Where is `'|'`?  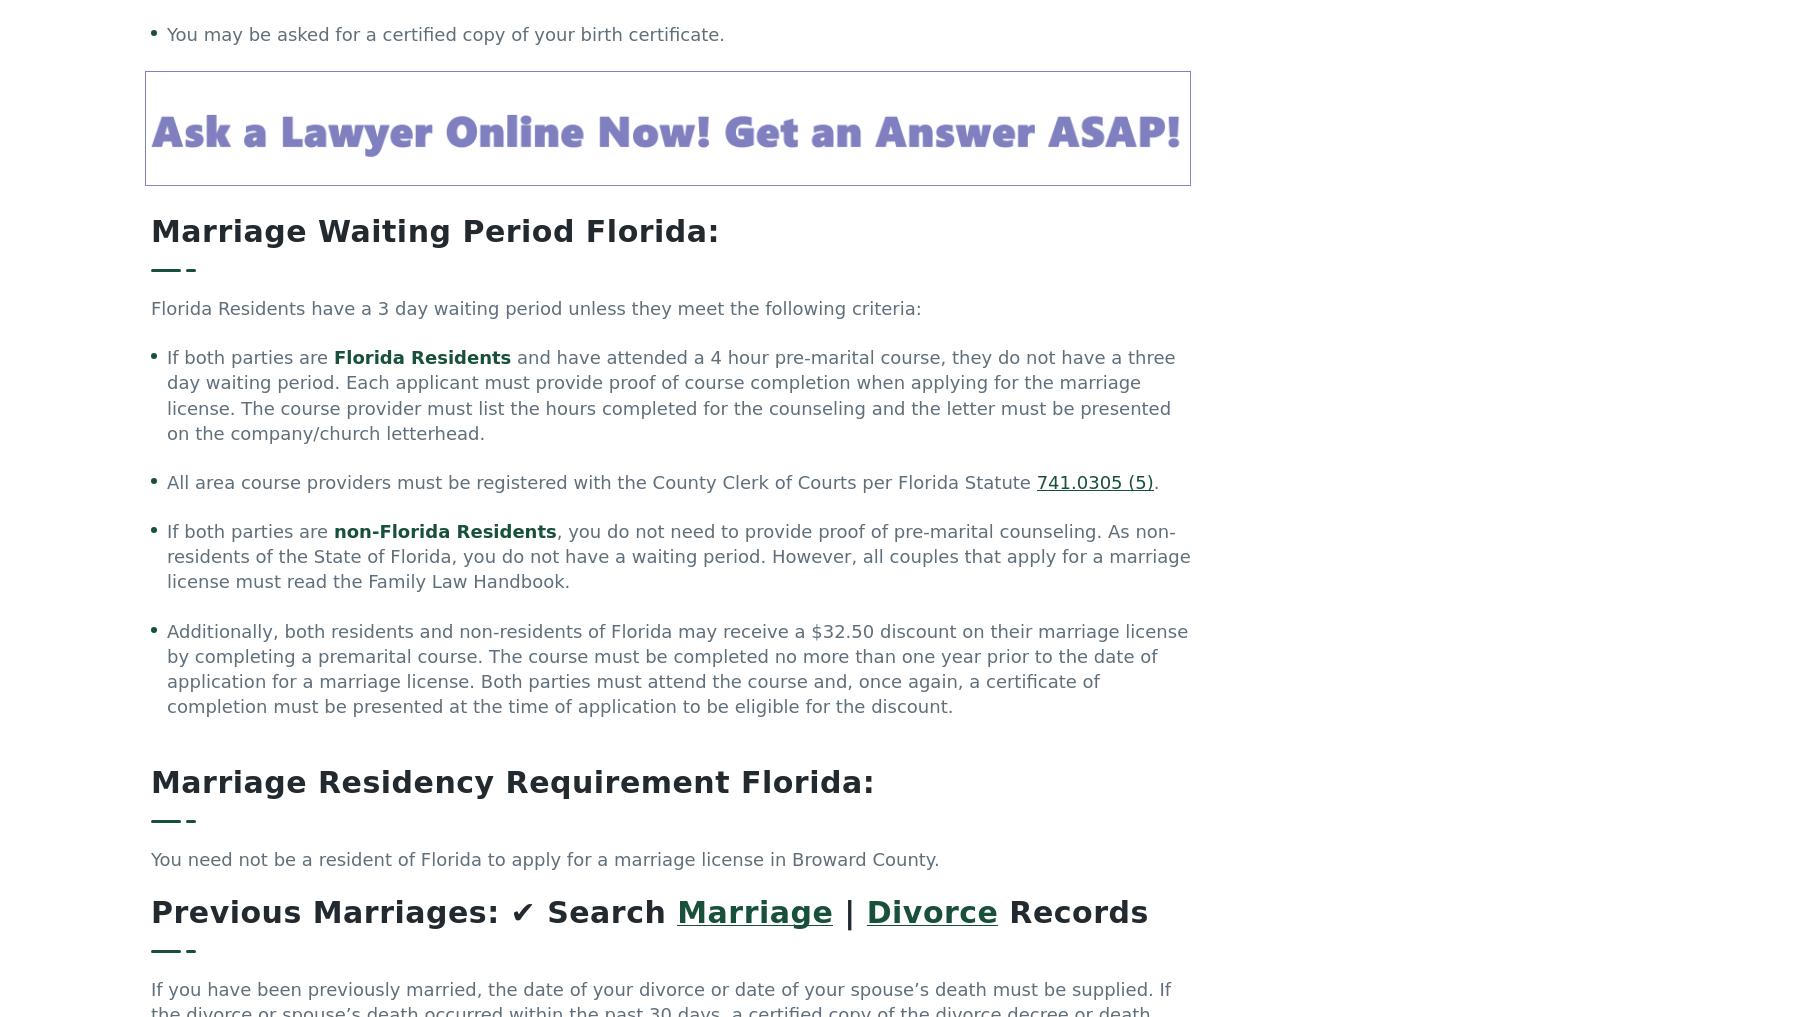 '|' is located at coordinates (849, 916).